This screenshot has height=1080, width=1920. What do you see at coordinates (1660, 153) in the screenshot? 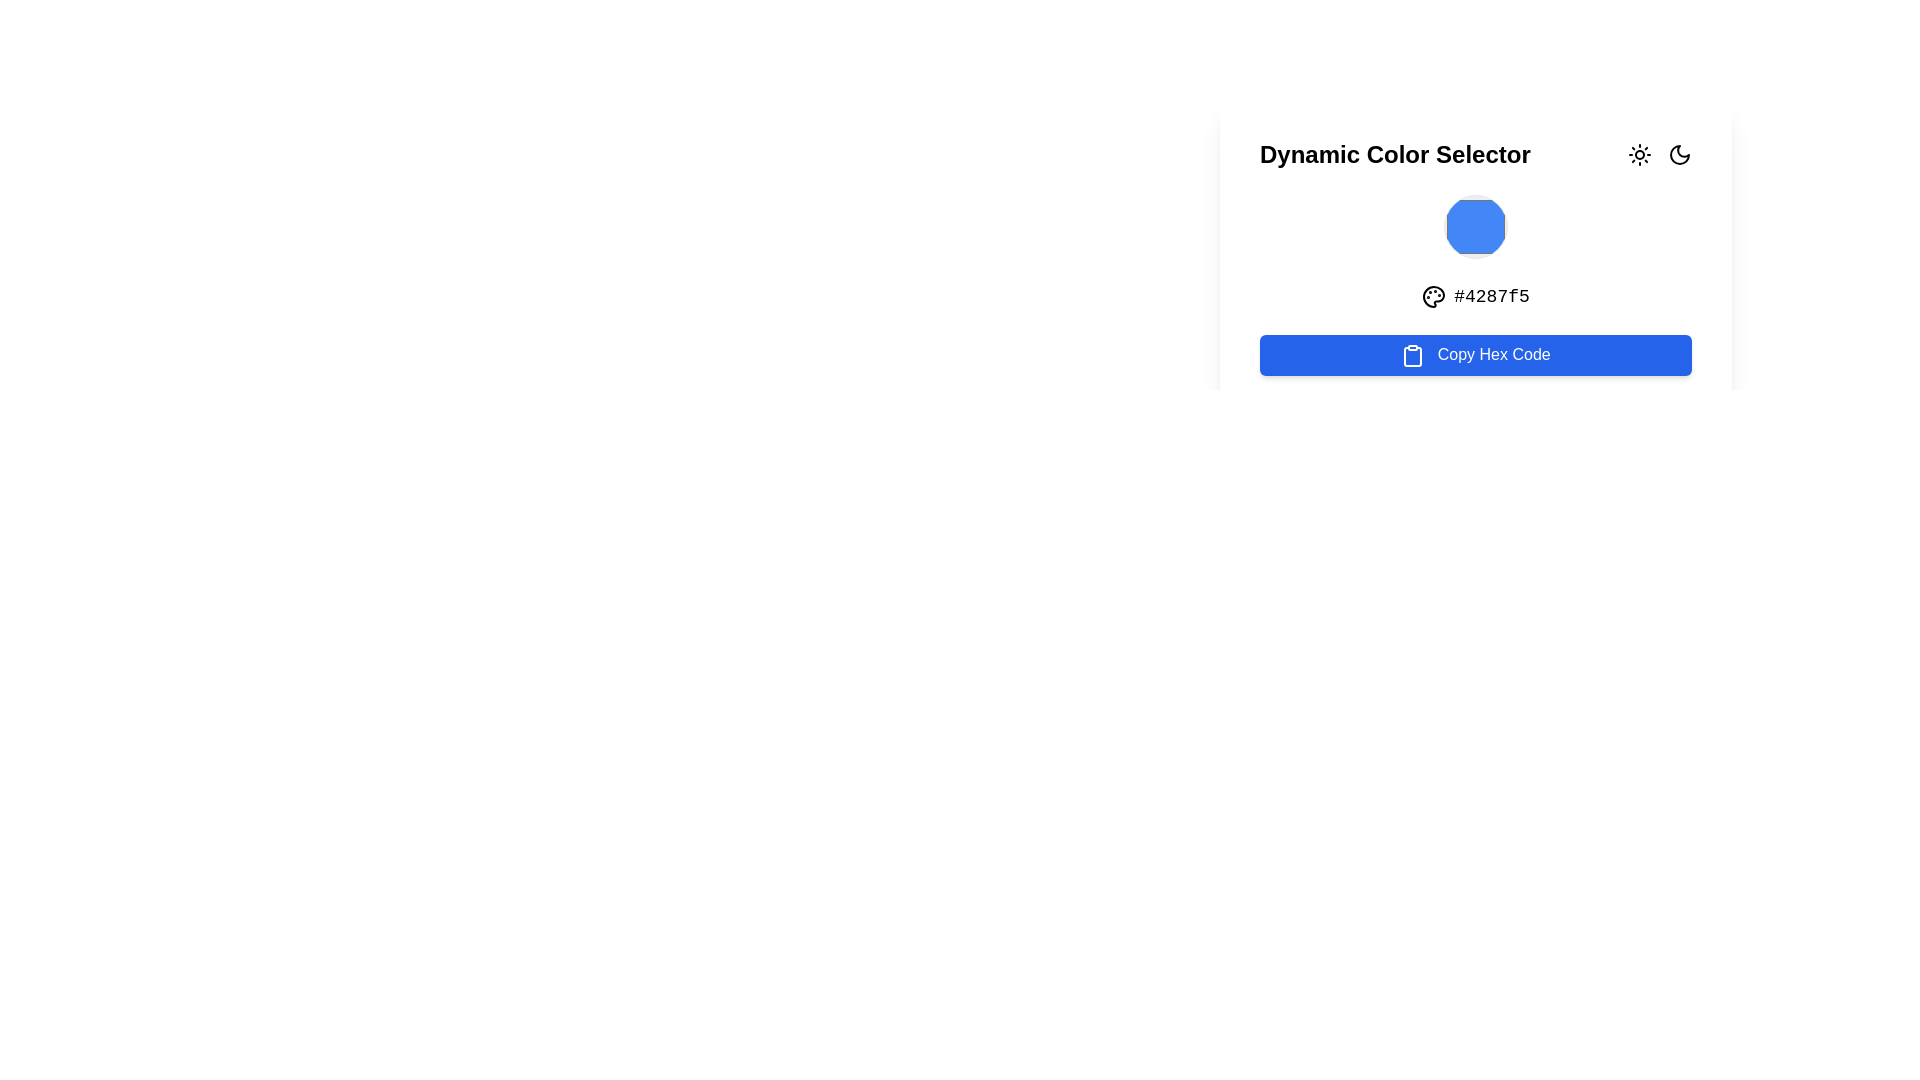
I see `the crescent moon icon in the Icon Group to switch to dark mode` at bounding box center [1660, 153].